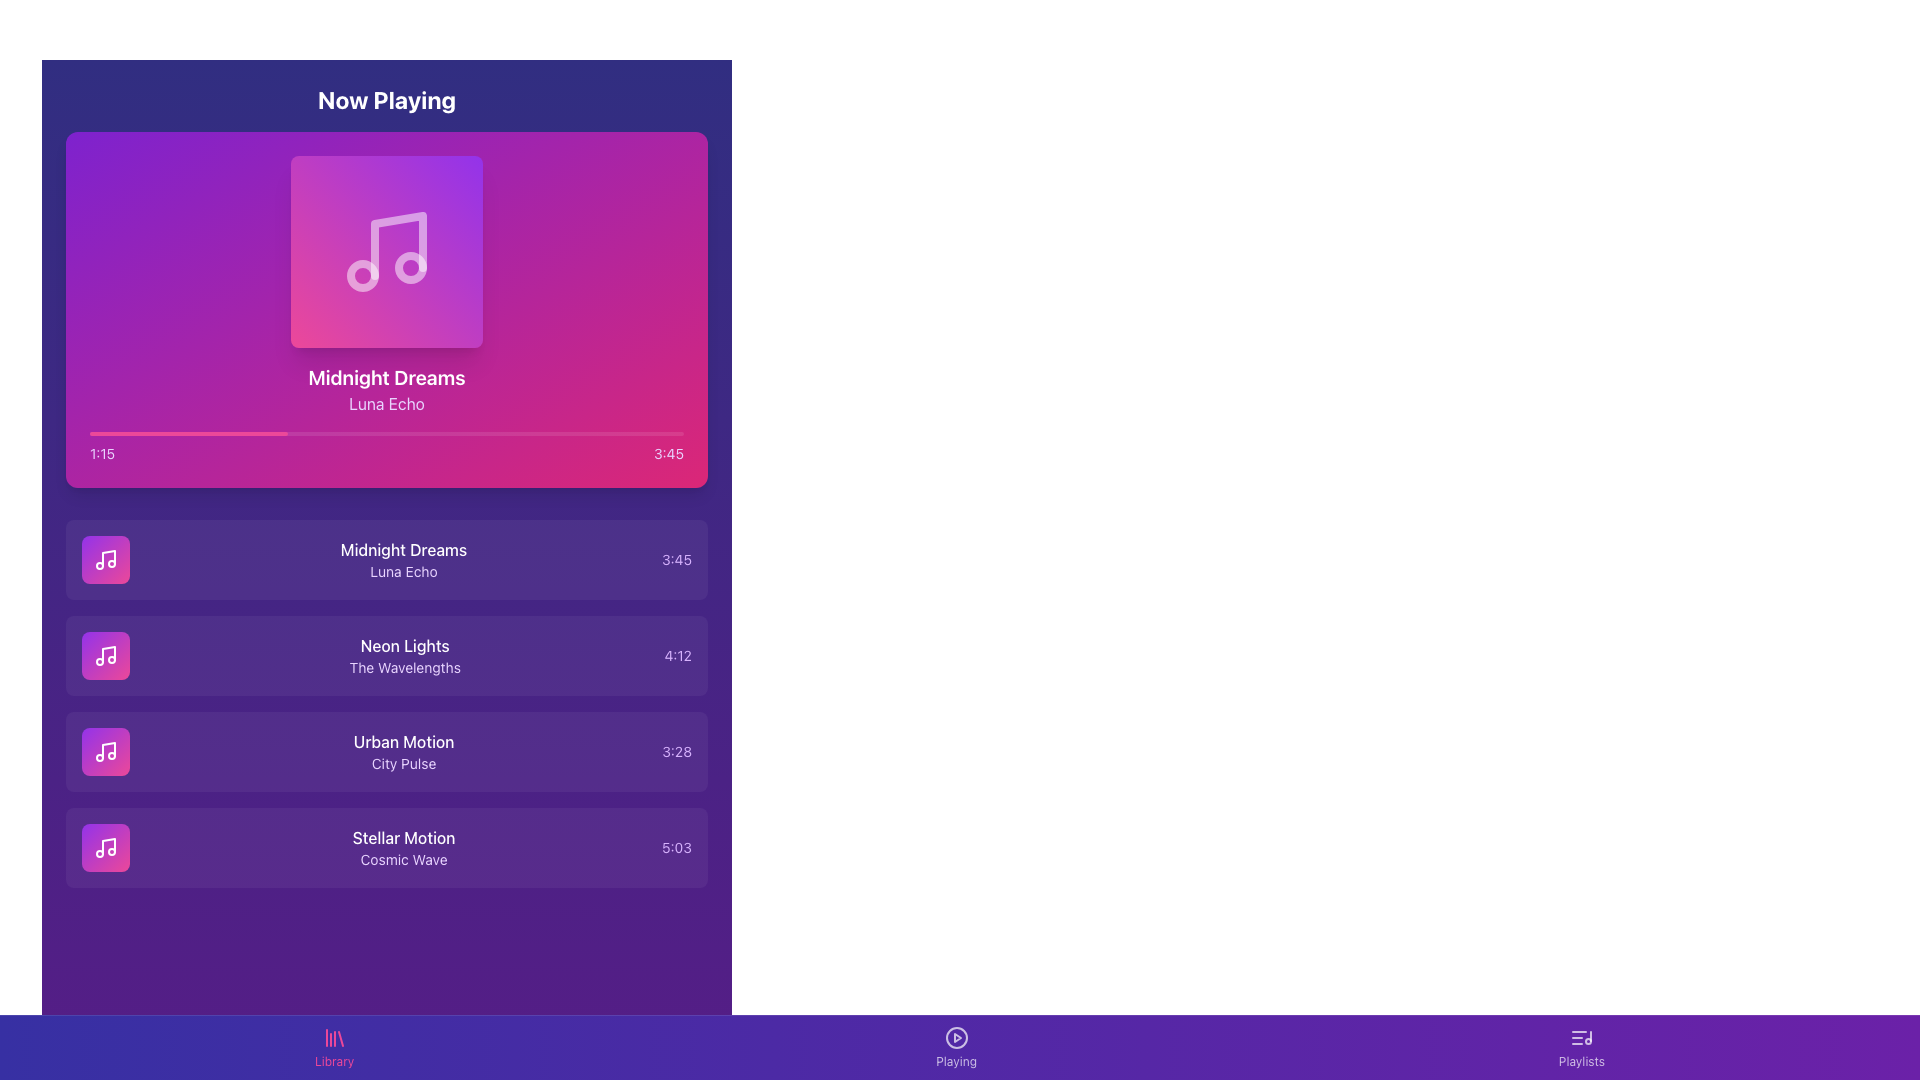  What do you see at coordinates (255, 433) in the screenshot?
I see `the slider` at bounding box center [255, 433].